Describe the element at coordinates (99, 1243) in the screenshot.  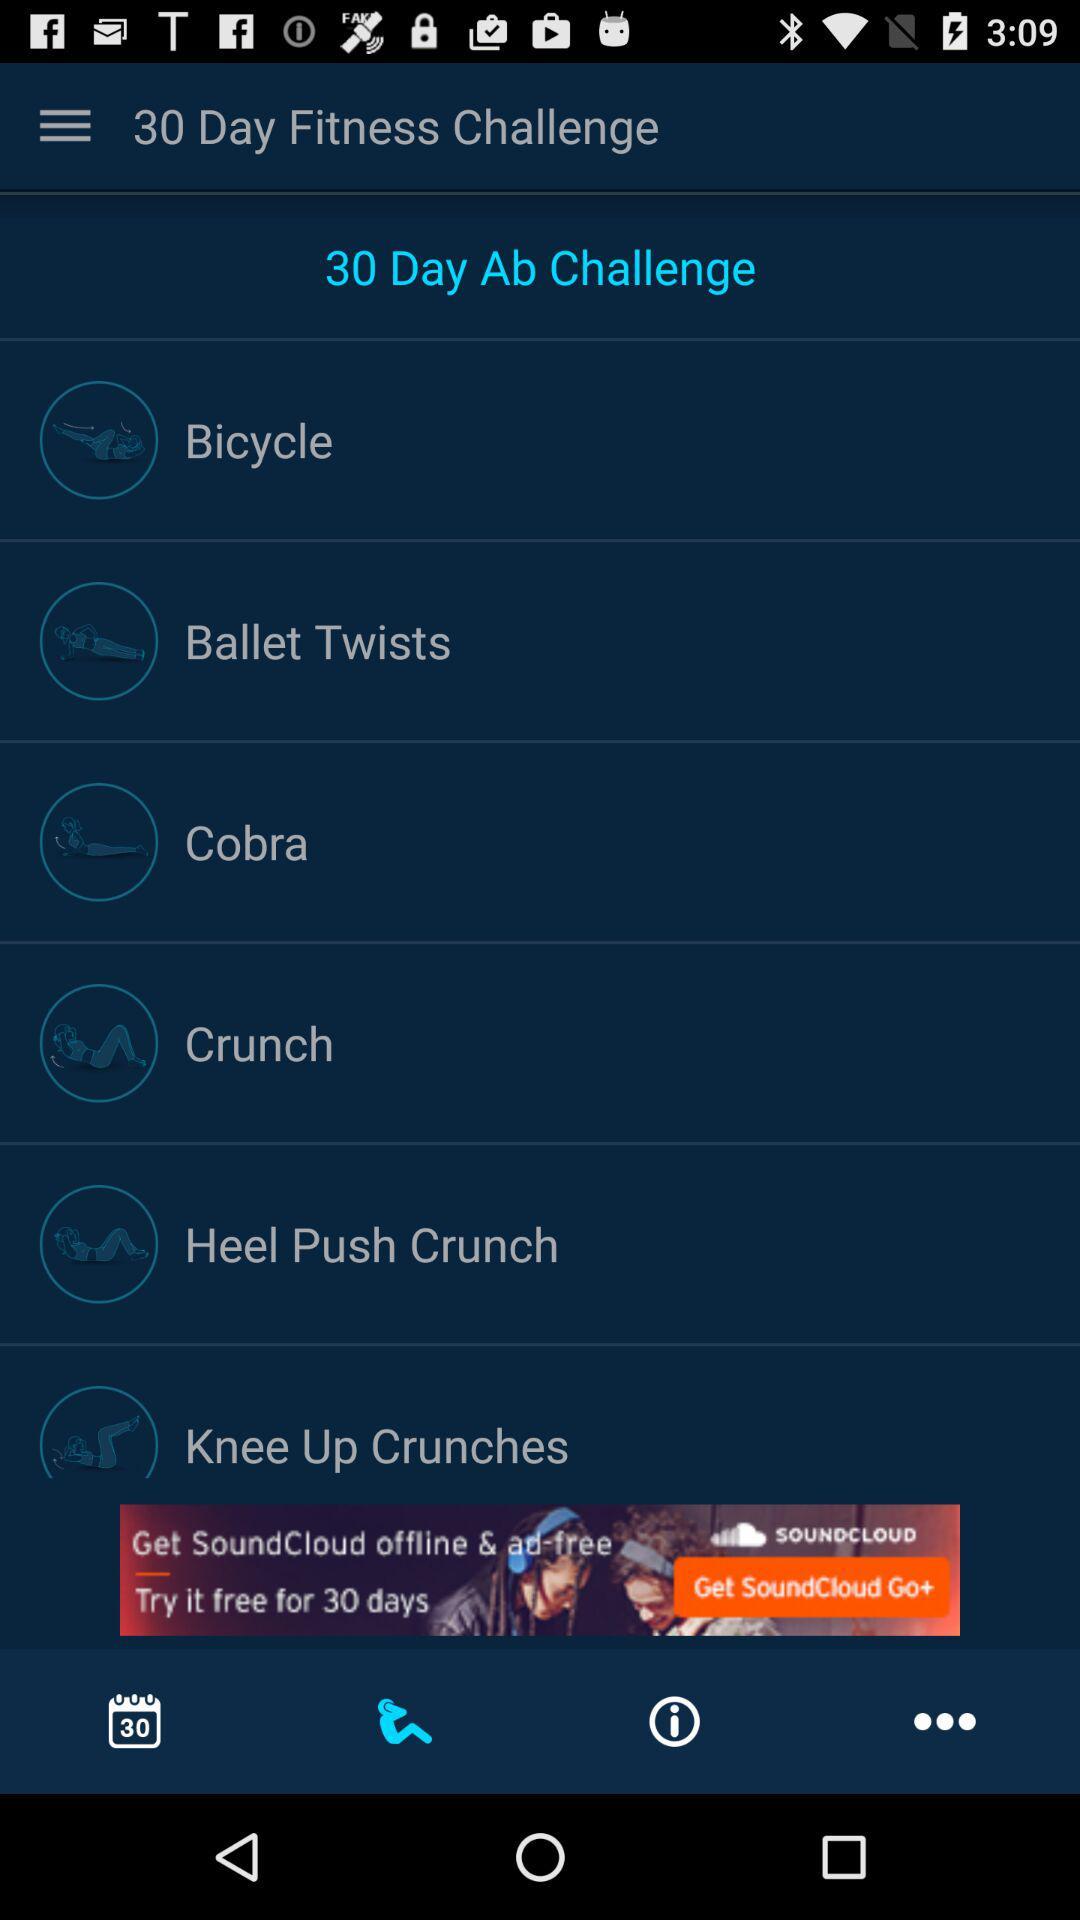
I see `the icon which is left to heel push crunch` at that location.